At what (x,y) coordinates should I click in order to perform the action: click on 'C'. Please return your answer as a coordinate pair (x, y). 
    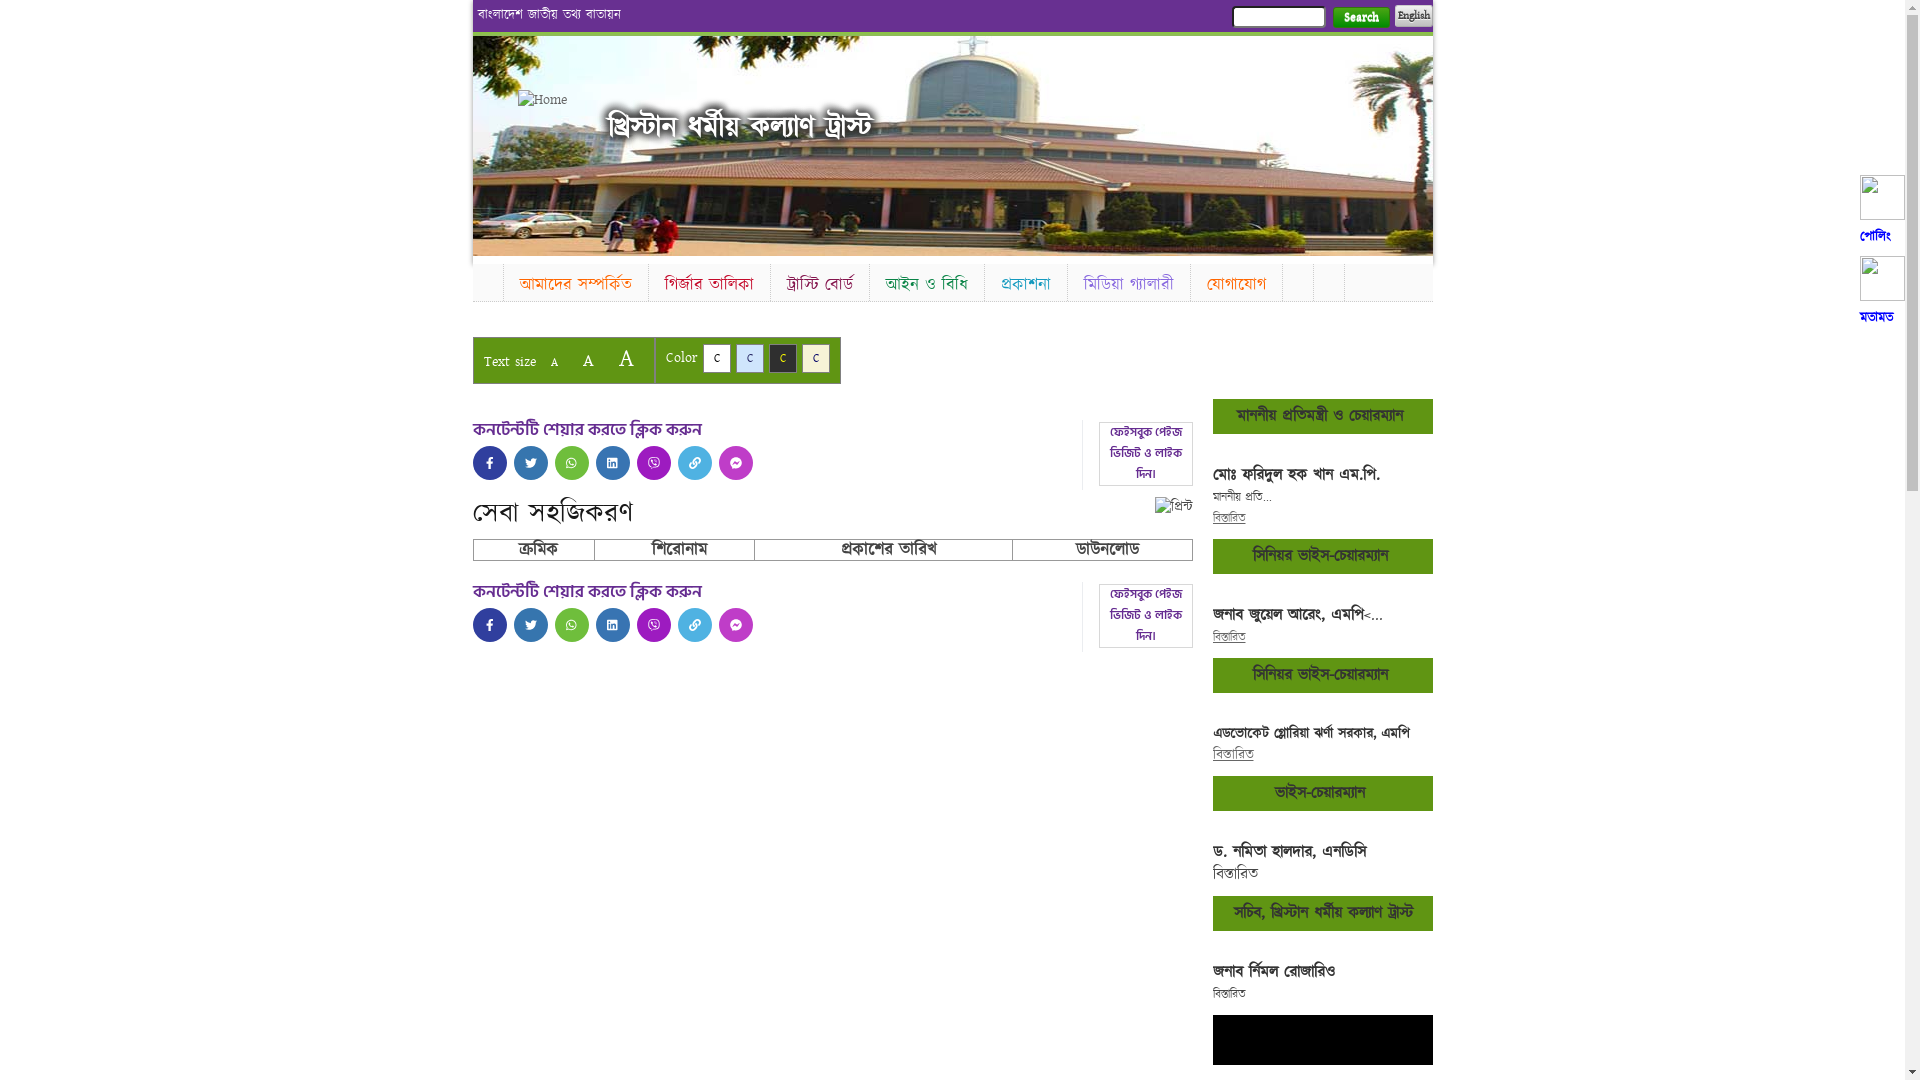
    Looking at the image, I should click on (781, 357).